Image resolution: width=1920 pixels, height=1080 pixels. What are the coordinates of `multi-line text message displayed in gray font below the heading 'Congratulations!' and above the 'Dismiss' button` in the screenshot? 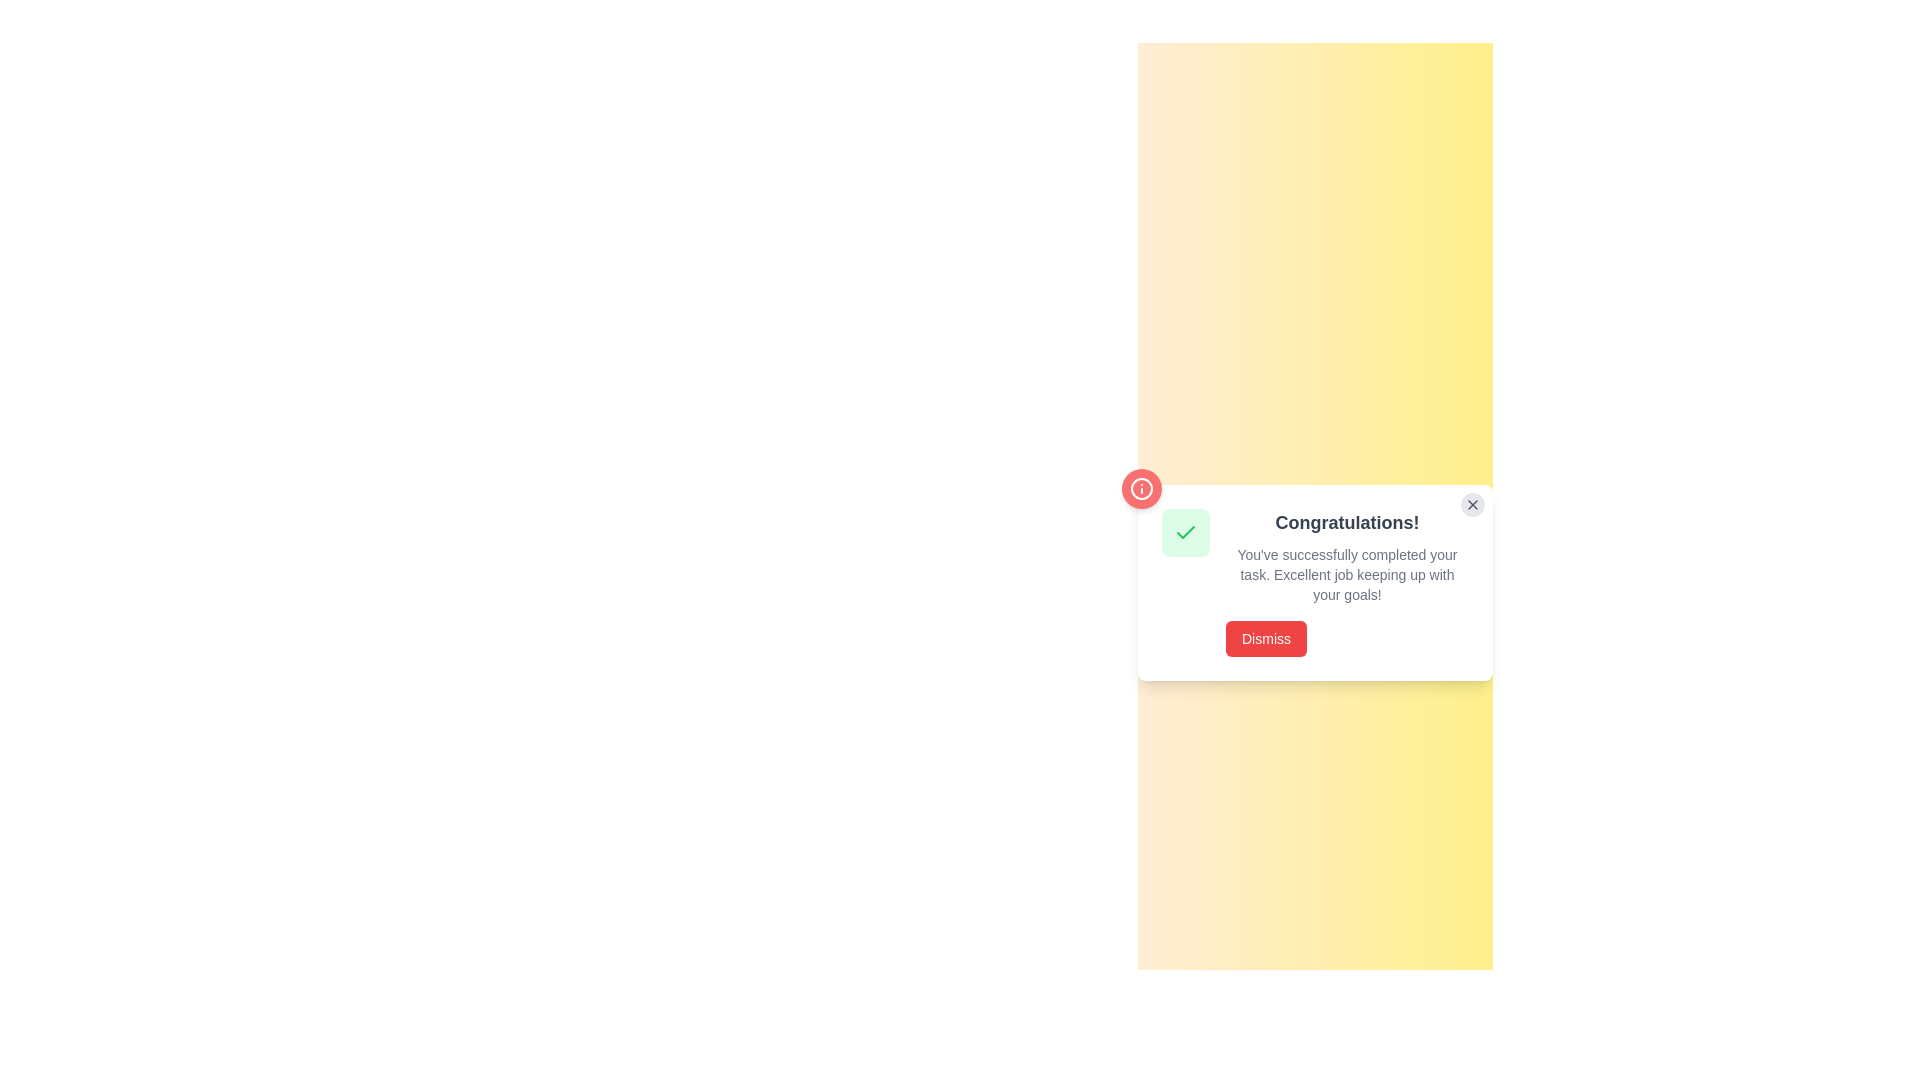 It's located at (1347, 574).